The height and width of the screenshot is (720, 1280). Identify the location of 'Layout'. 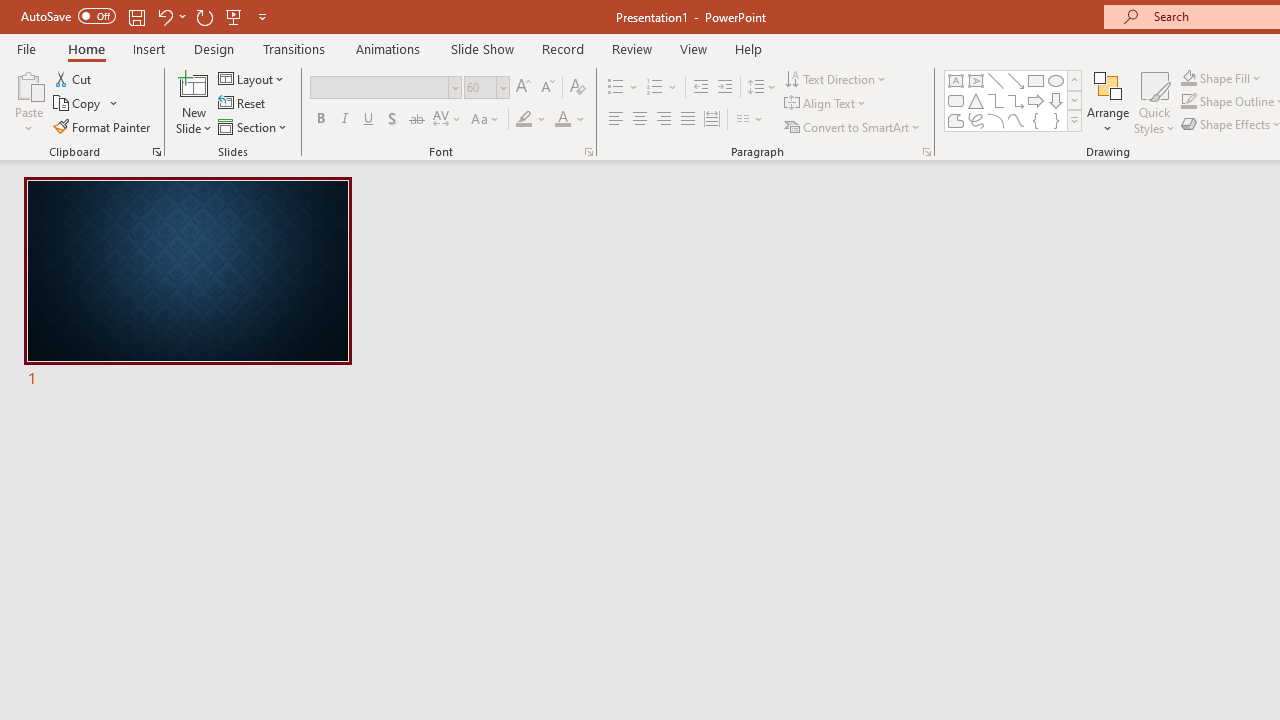
(251, 78).